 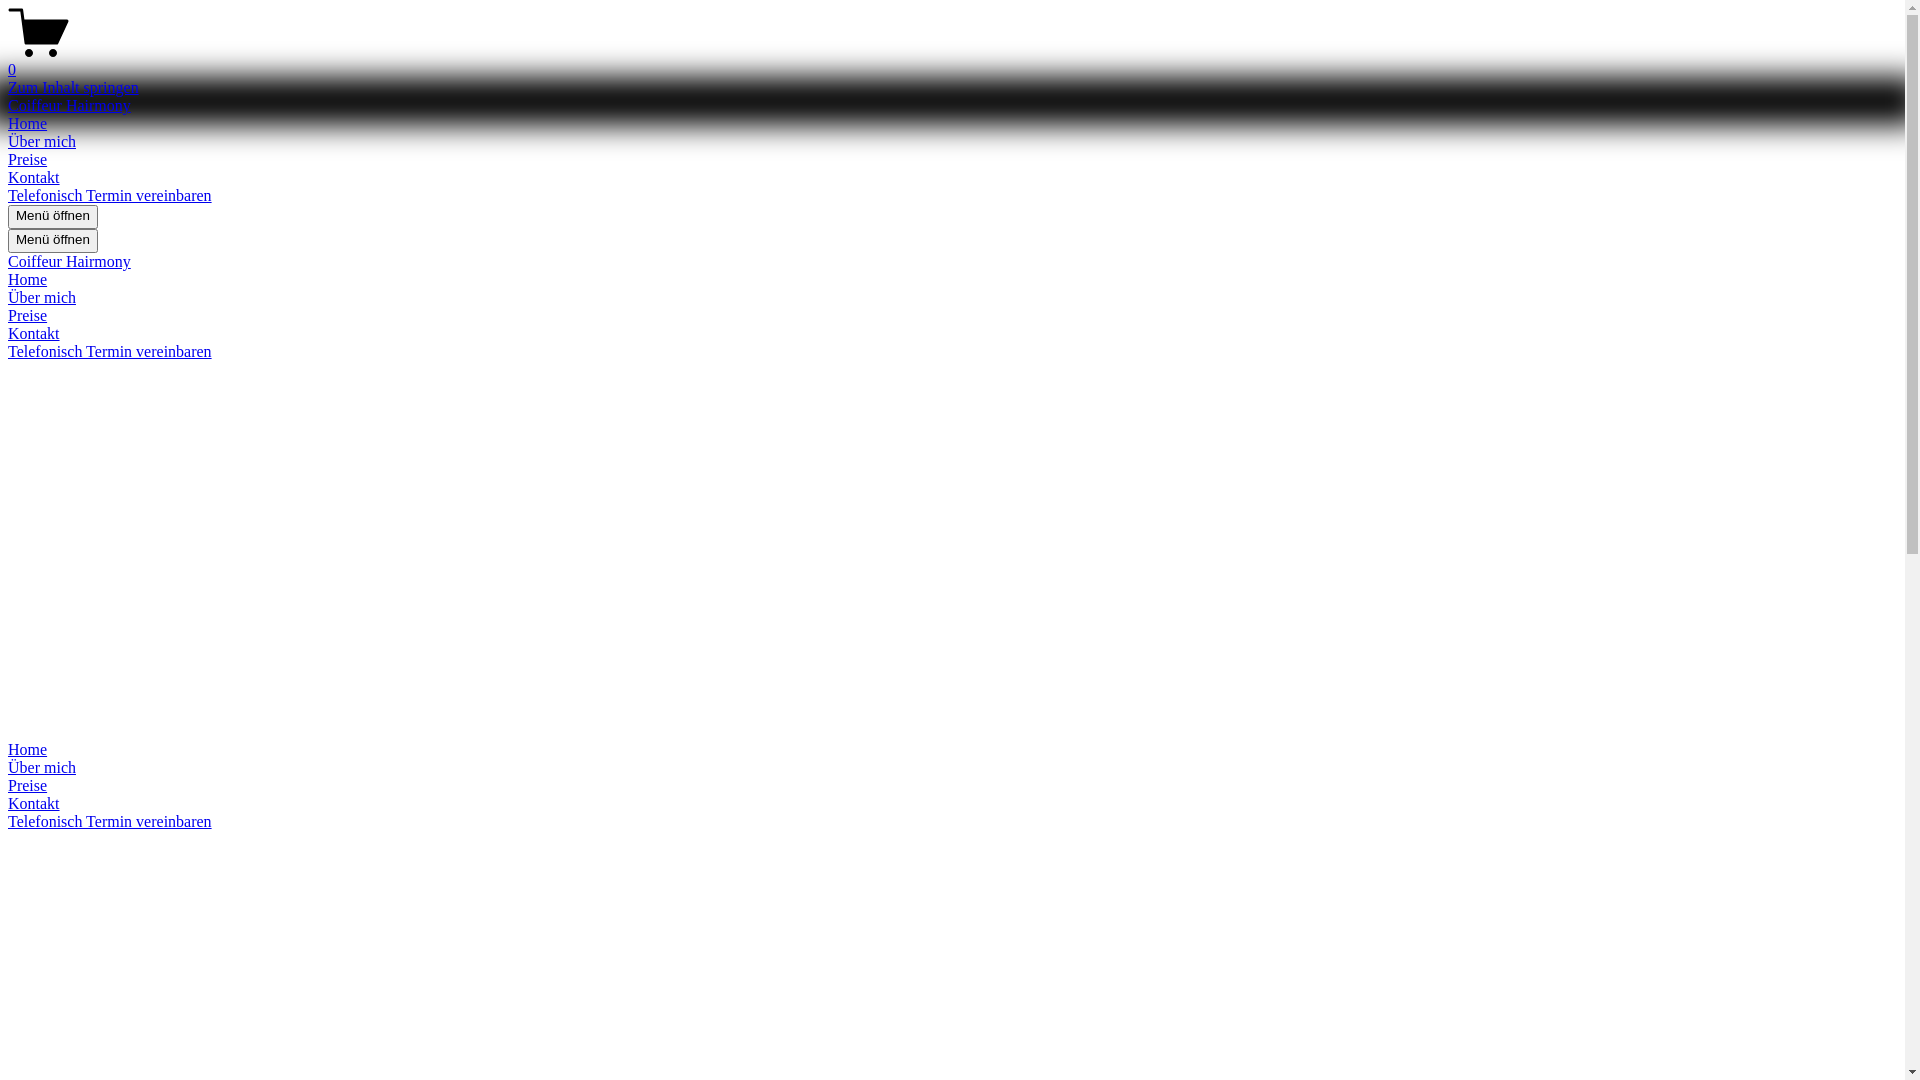 I want to click on 'Kontakt', so click(x=33, y=332).